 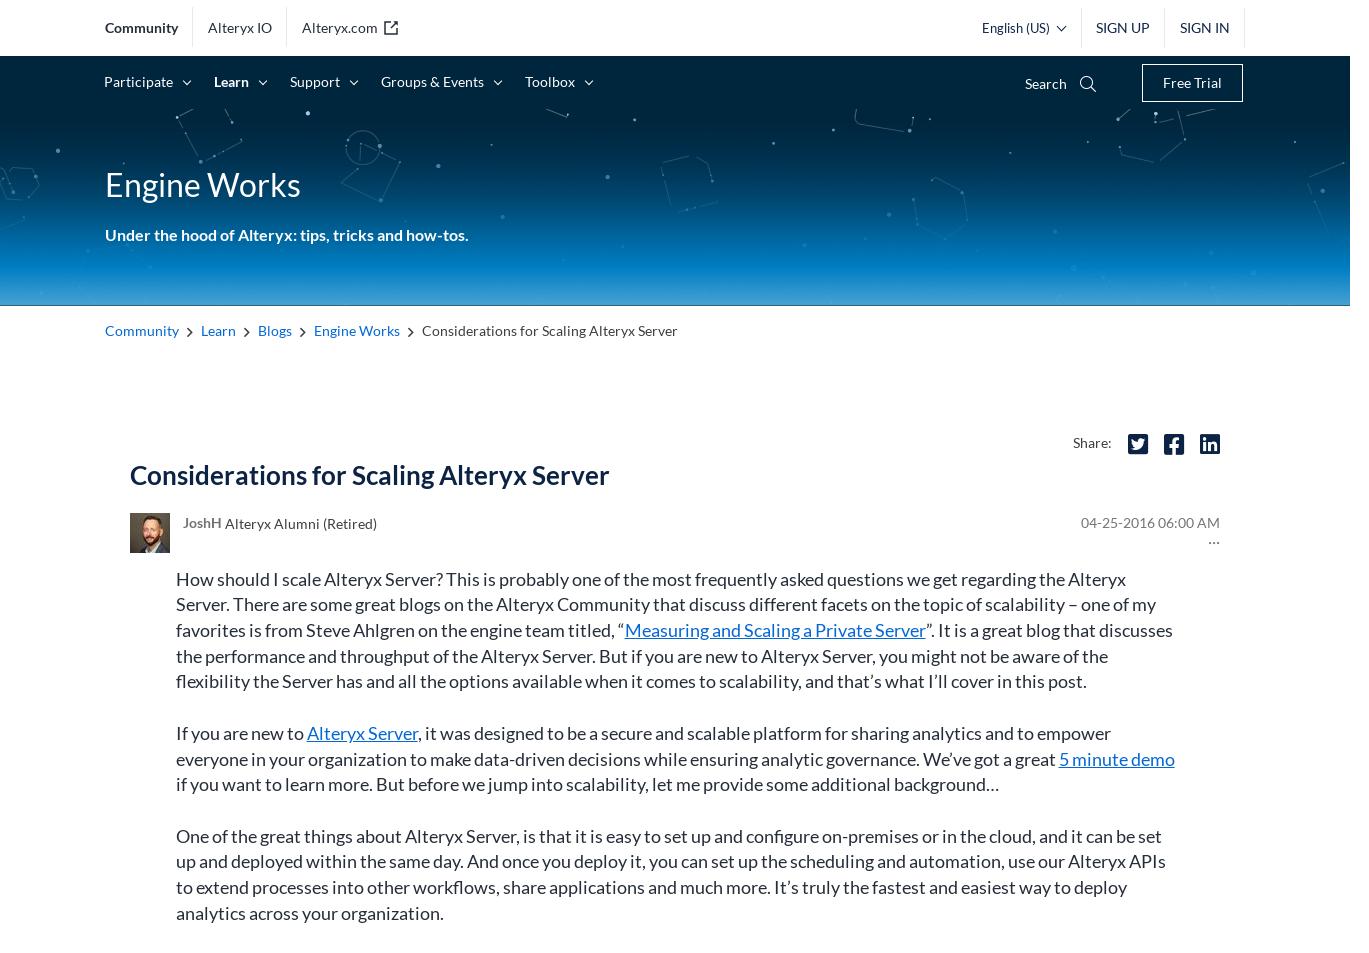 I want to click on 'Share:', so click(x=1092, y=440).